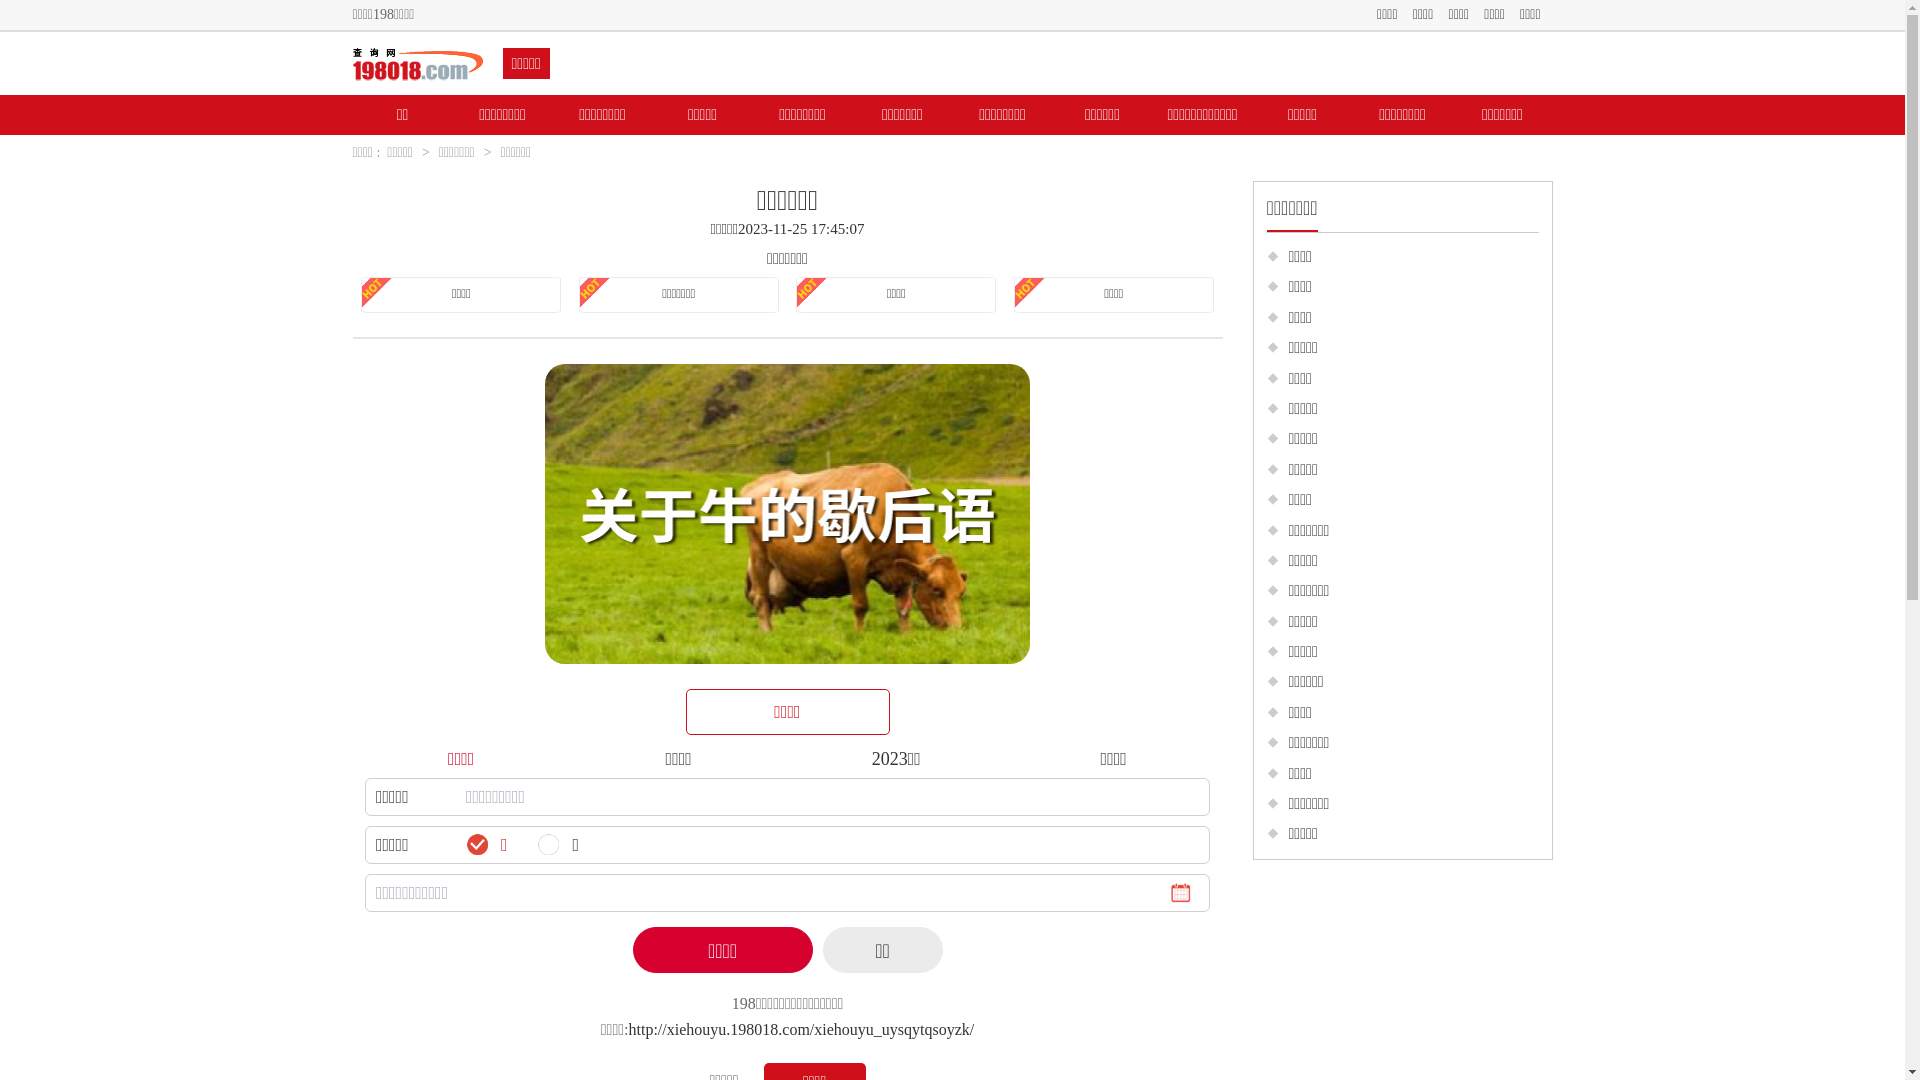 This screenshot has height=1080, width=1920. I want to click on 'http://xiehouyu.198018.com/xiehouyu_uysqytqsoyzk/', so click(801, 1029).